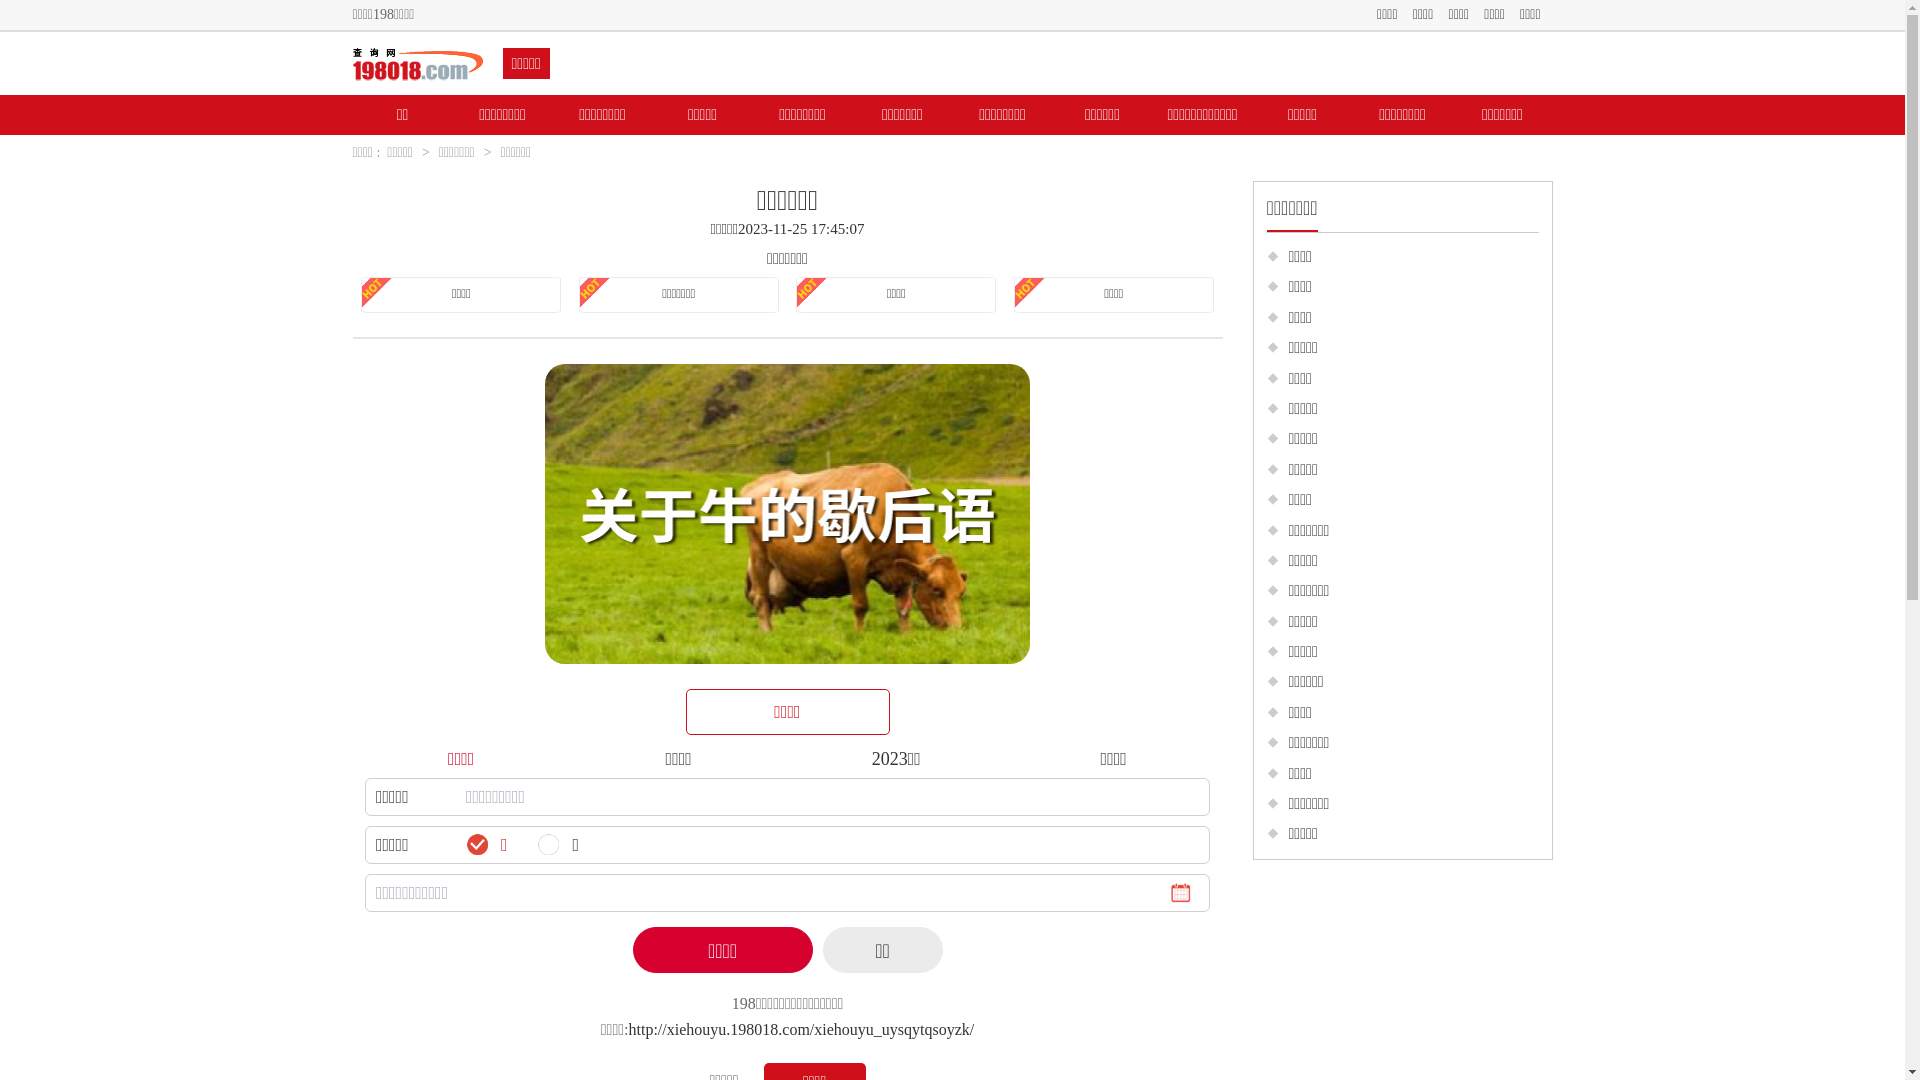 This screenshot has height=1080, width=1920. I want to click on 'http://xiehouyu.198018.com/xiehouyu_uysqytqsoyzk/', so click(801, 1029).